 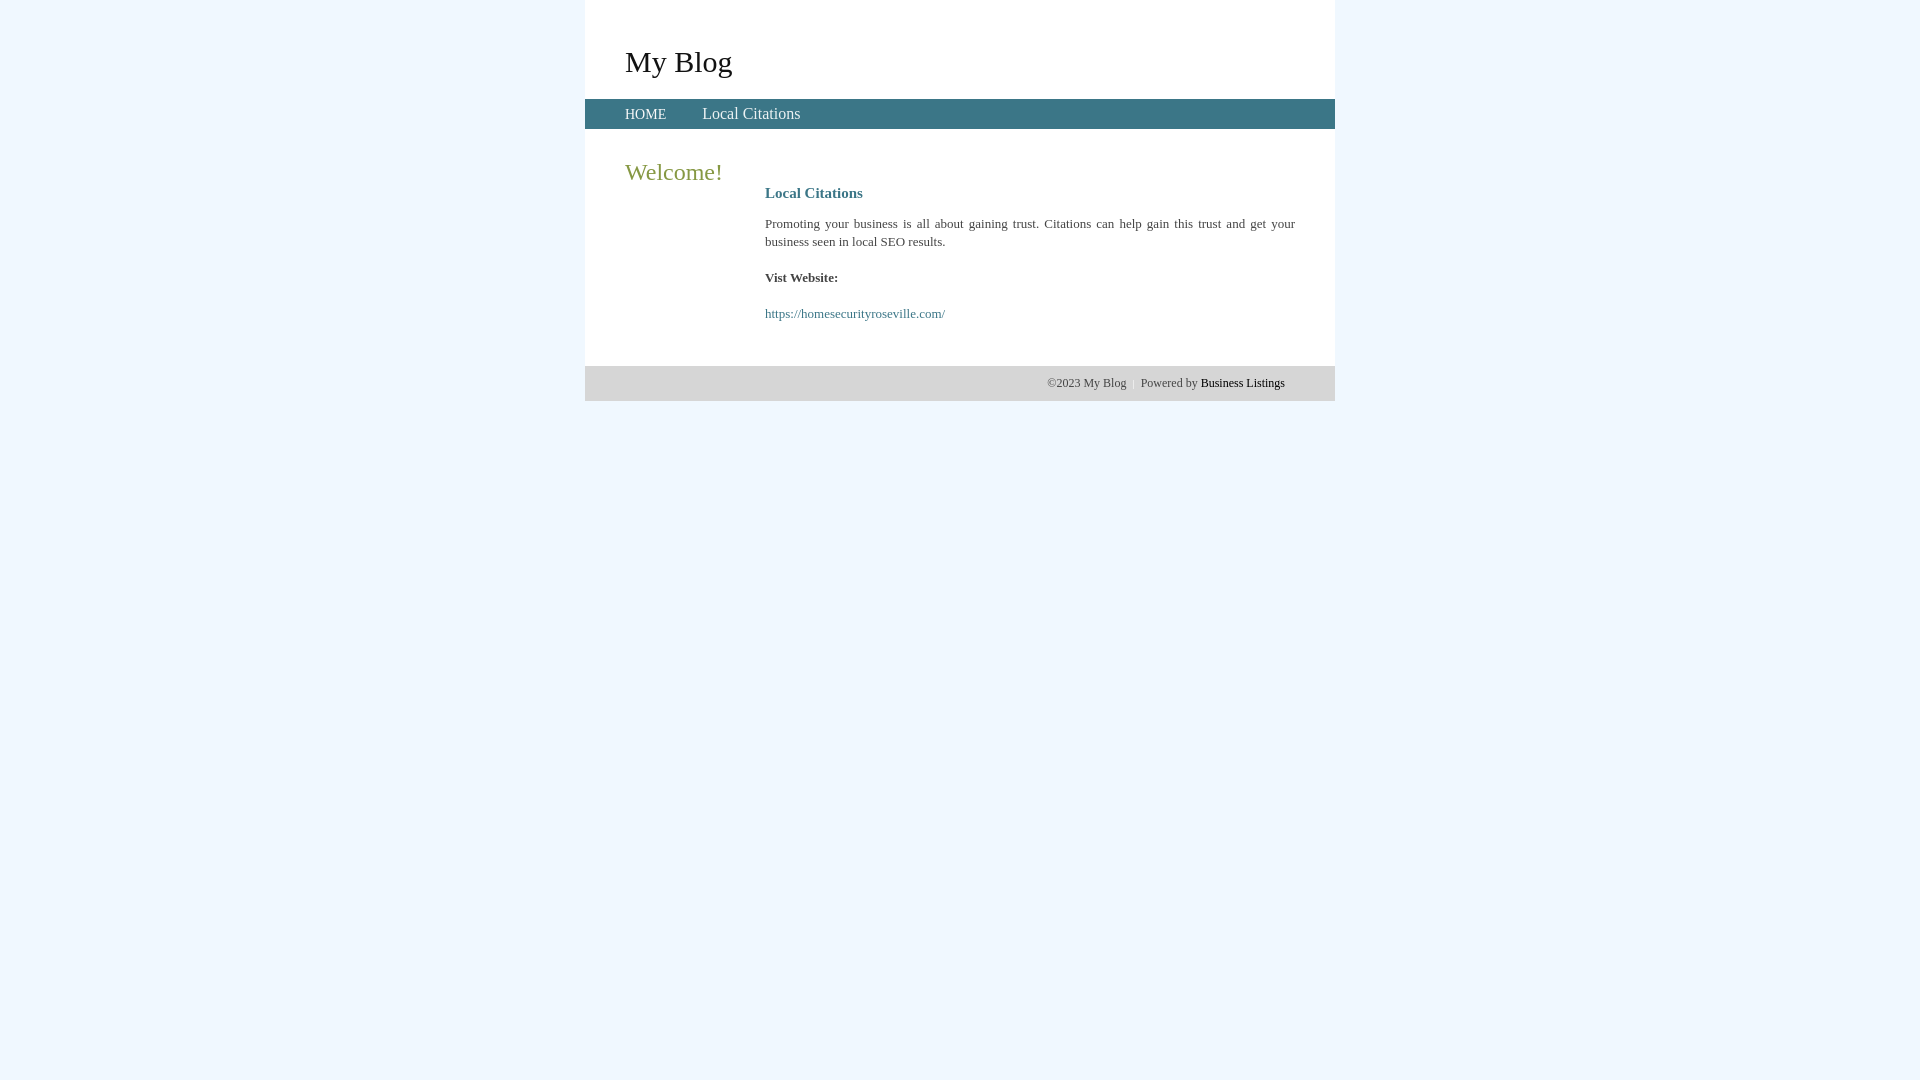 What do you see at coordinates (701, 113) in the screenshot?
I see `'Local Citations'` at bounding box center [701, 113].